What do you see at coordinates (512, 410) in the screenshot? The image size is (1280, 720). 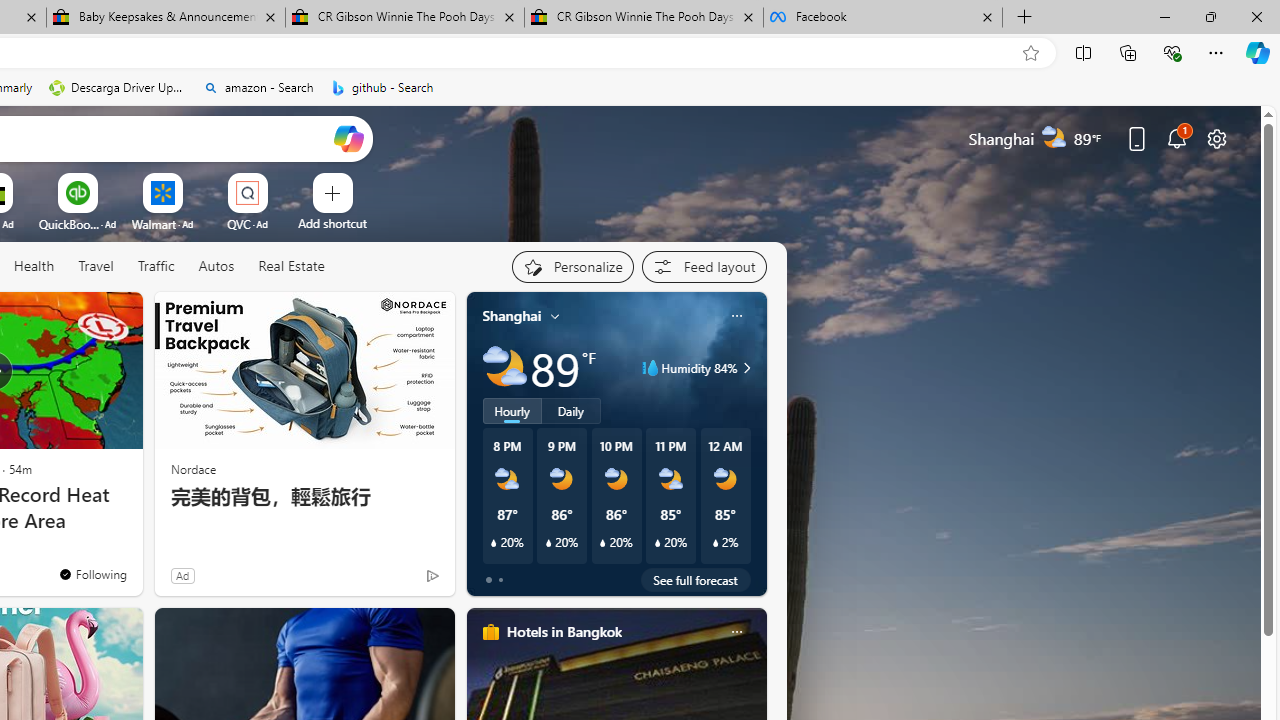 I see `'Hourly'` at bounding box center [512, 410].